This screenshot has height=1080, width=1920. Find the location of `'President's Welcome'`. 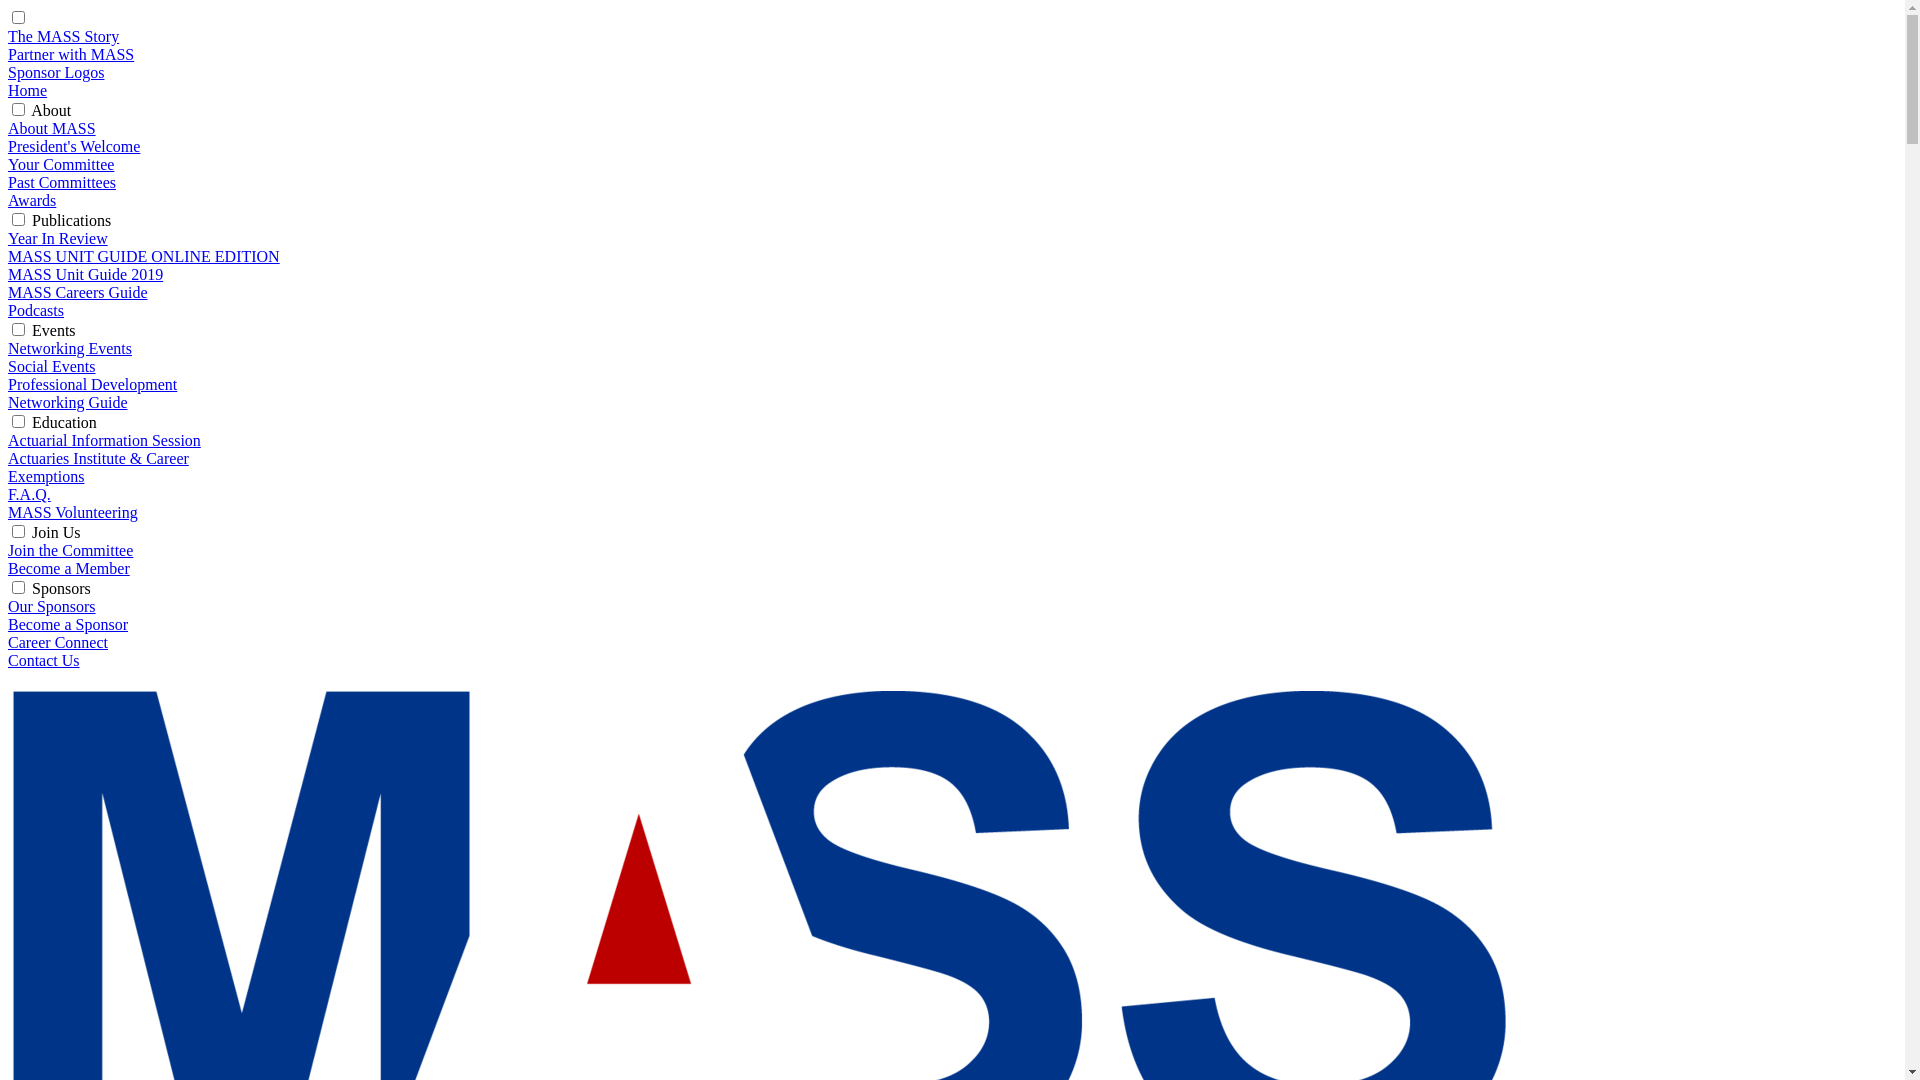

'President's Welcome' is located at coordinates (73, 145).